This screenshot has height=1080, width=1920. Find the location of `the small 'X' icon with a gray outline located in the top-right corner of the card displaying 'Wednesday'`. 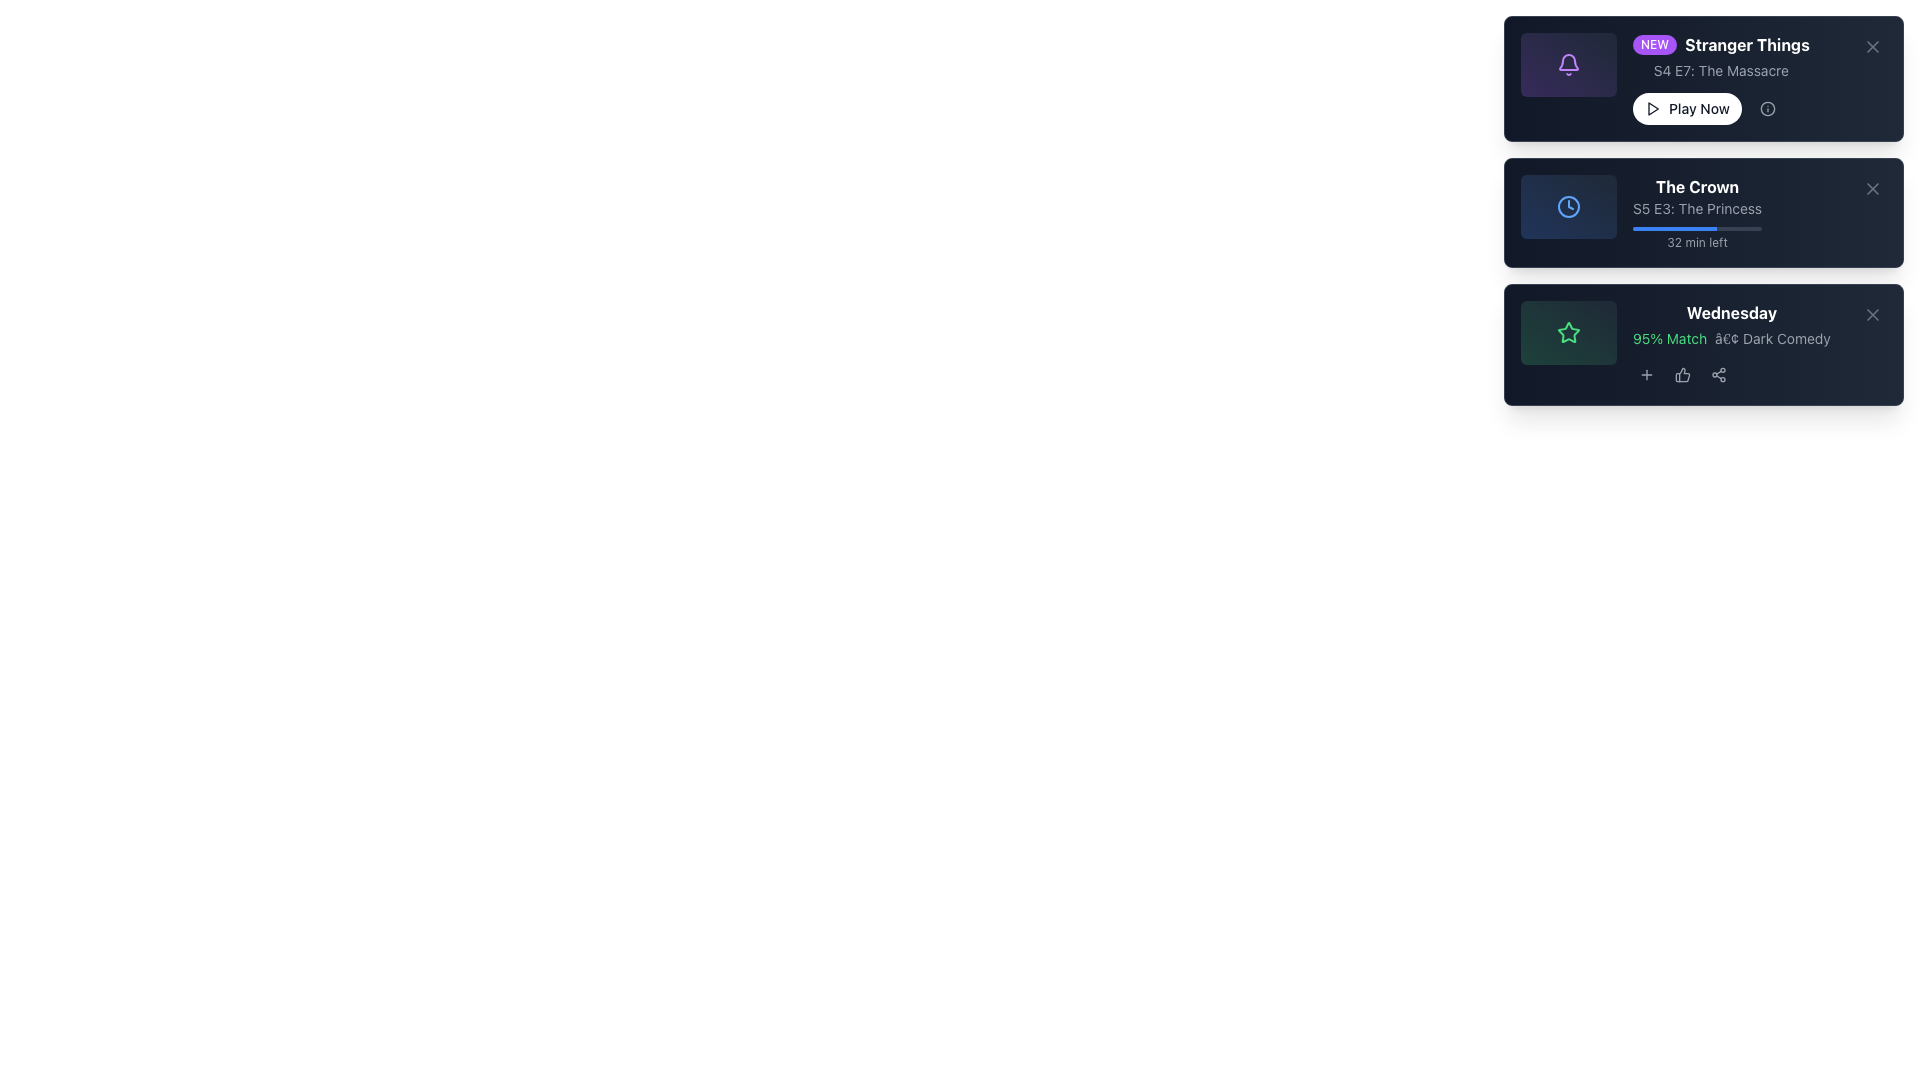

the small 'X' icon with a gray outline located in the top-right corner of the card displaying 'Wednesday' is located at coordinates (1871, 315).